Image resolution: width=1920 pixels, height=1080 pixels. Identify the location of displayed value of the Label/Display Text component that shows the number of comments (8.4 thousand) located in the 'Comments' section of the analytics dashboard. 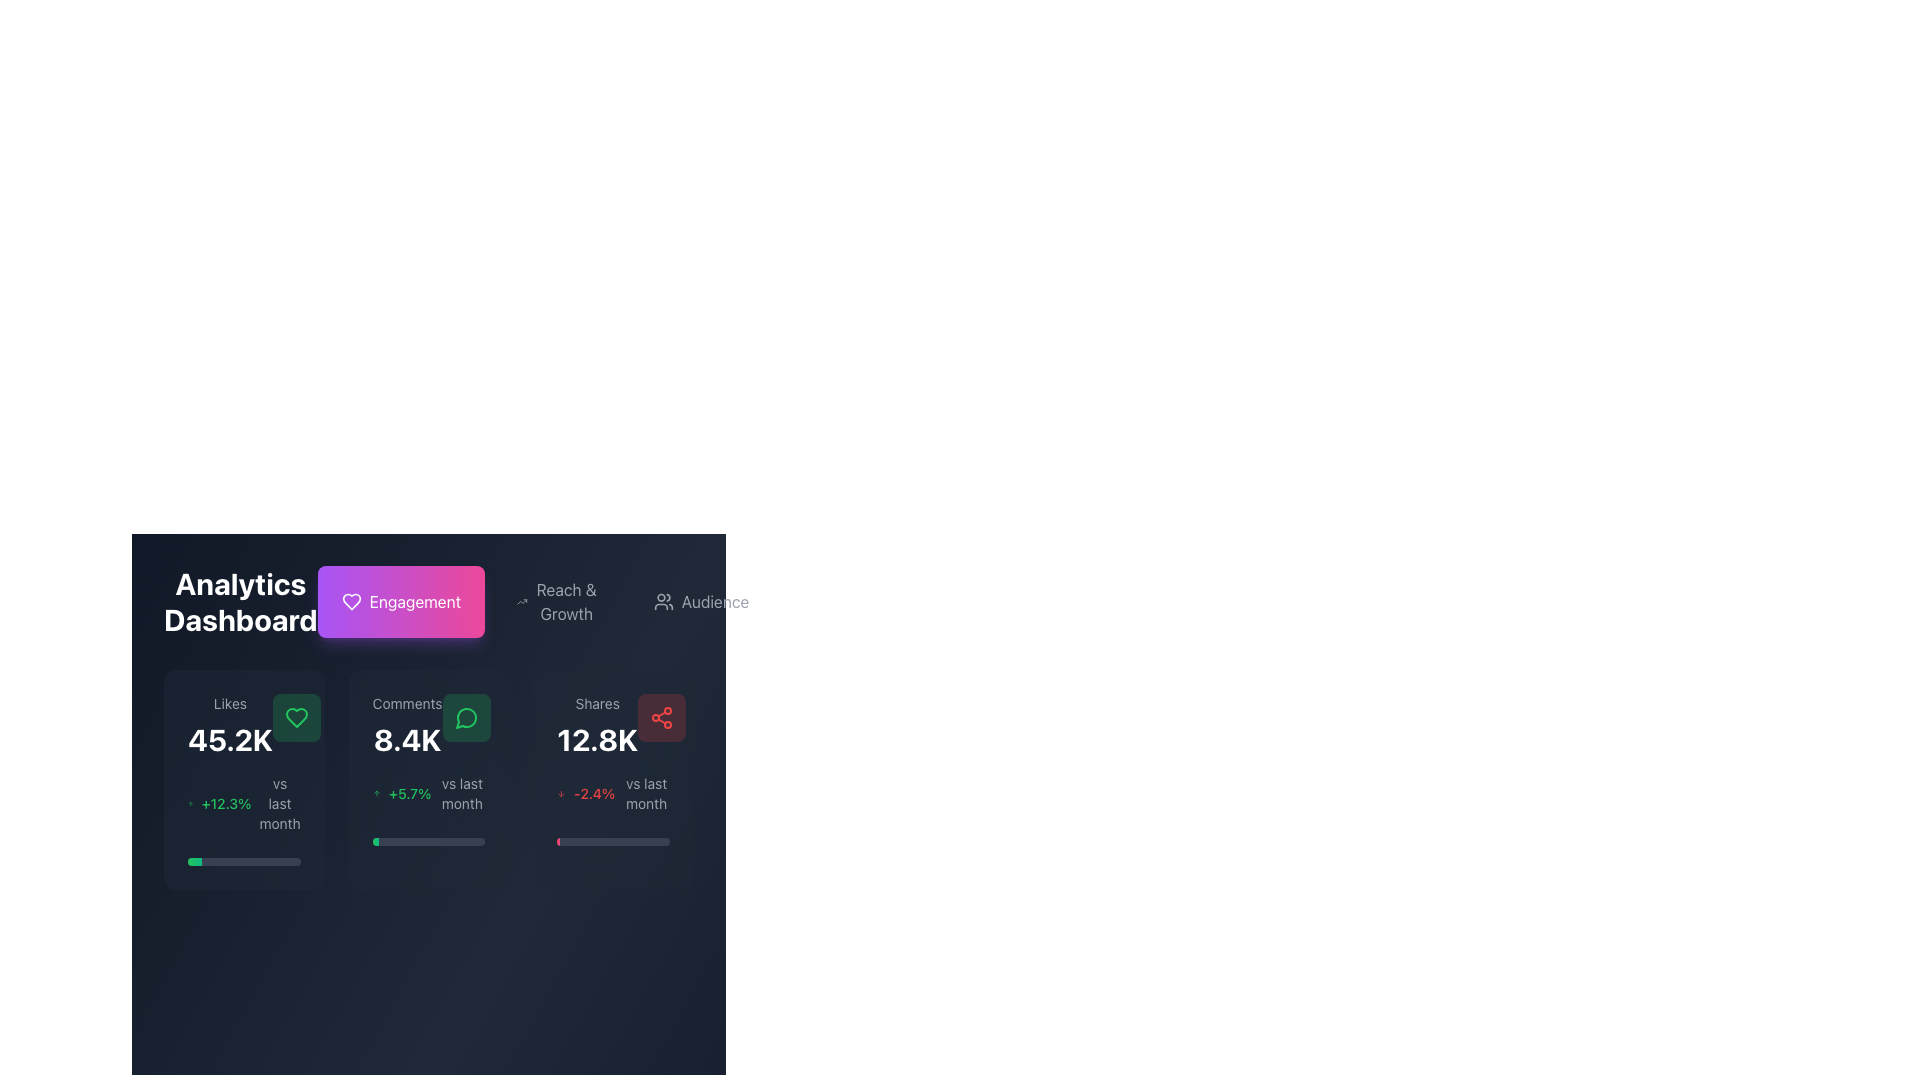
(406, 740).